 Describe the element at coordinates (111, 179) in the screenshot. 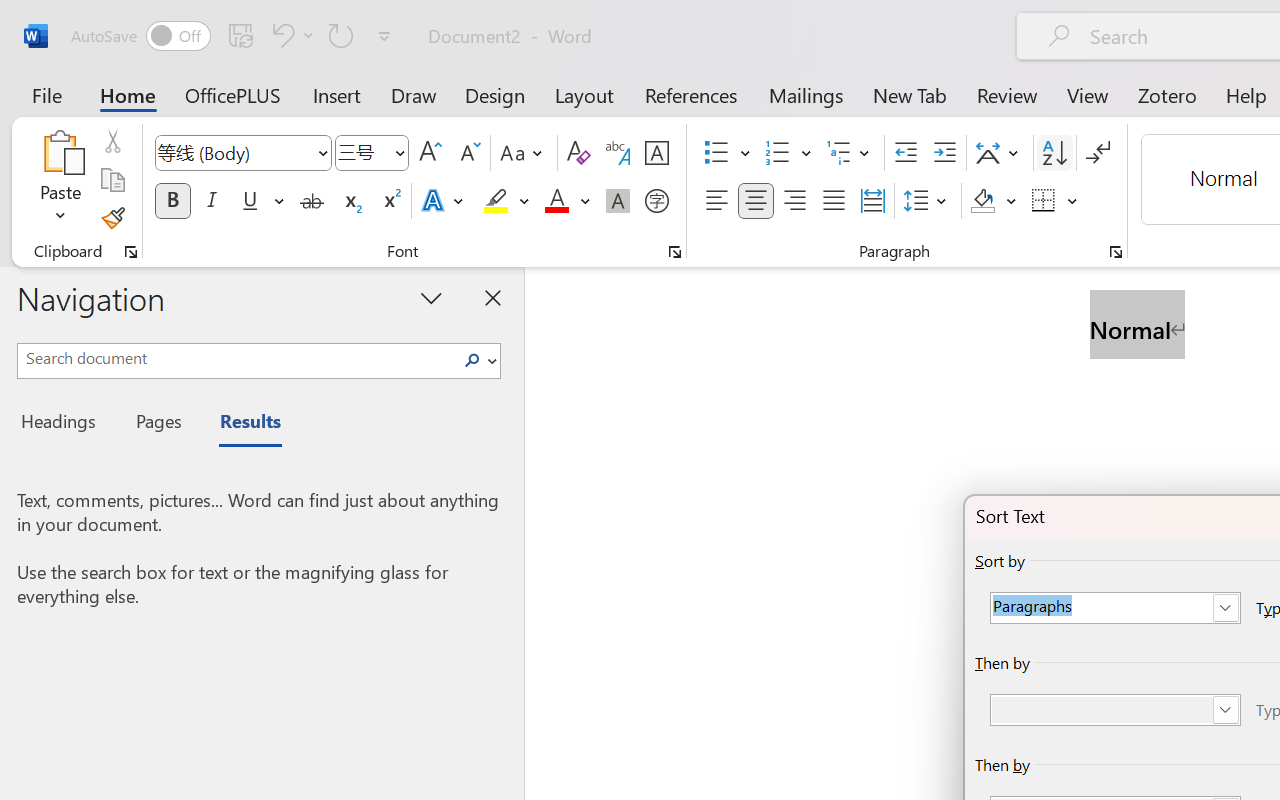

I see `'Copy'` at that location.